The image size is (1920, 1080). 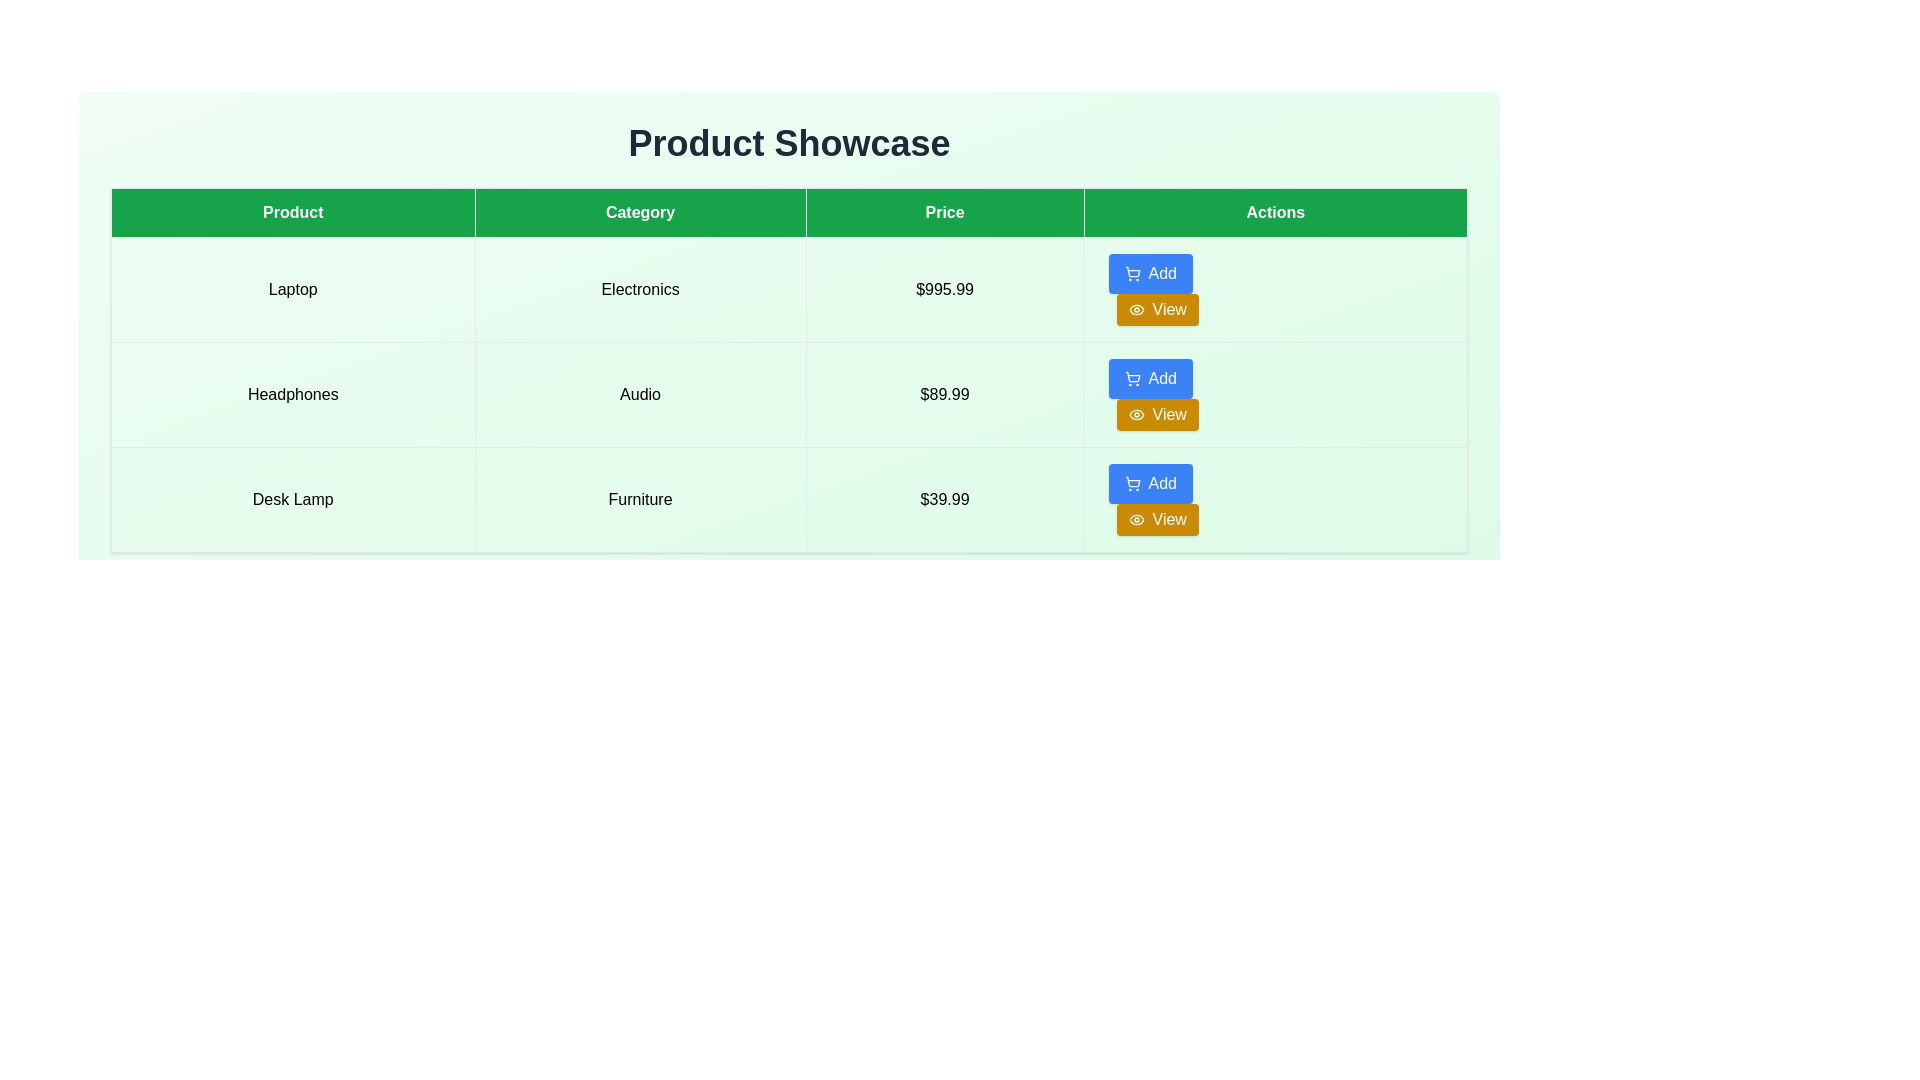 What do you see at coordinates (1150, 378) in the screenshot?
I see `the 'Add to Cart' button for the product 'Headphones' in the Actions column` at bounding box center [1150, 378].